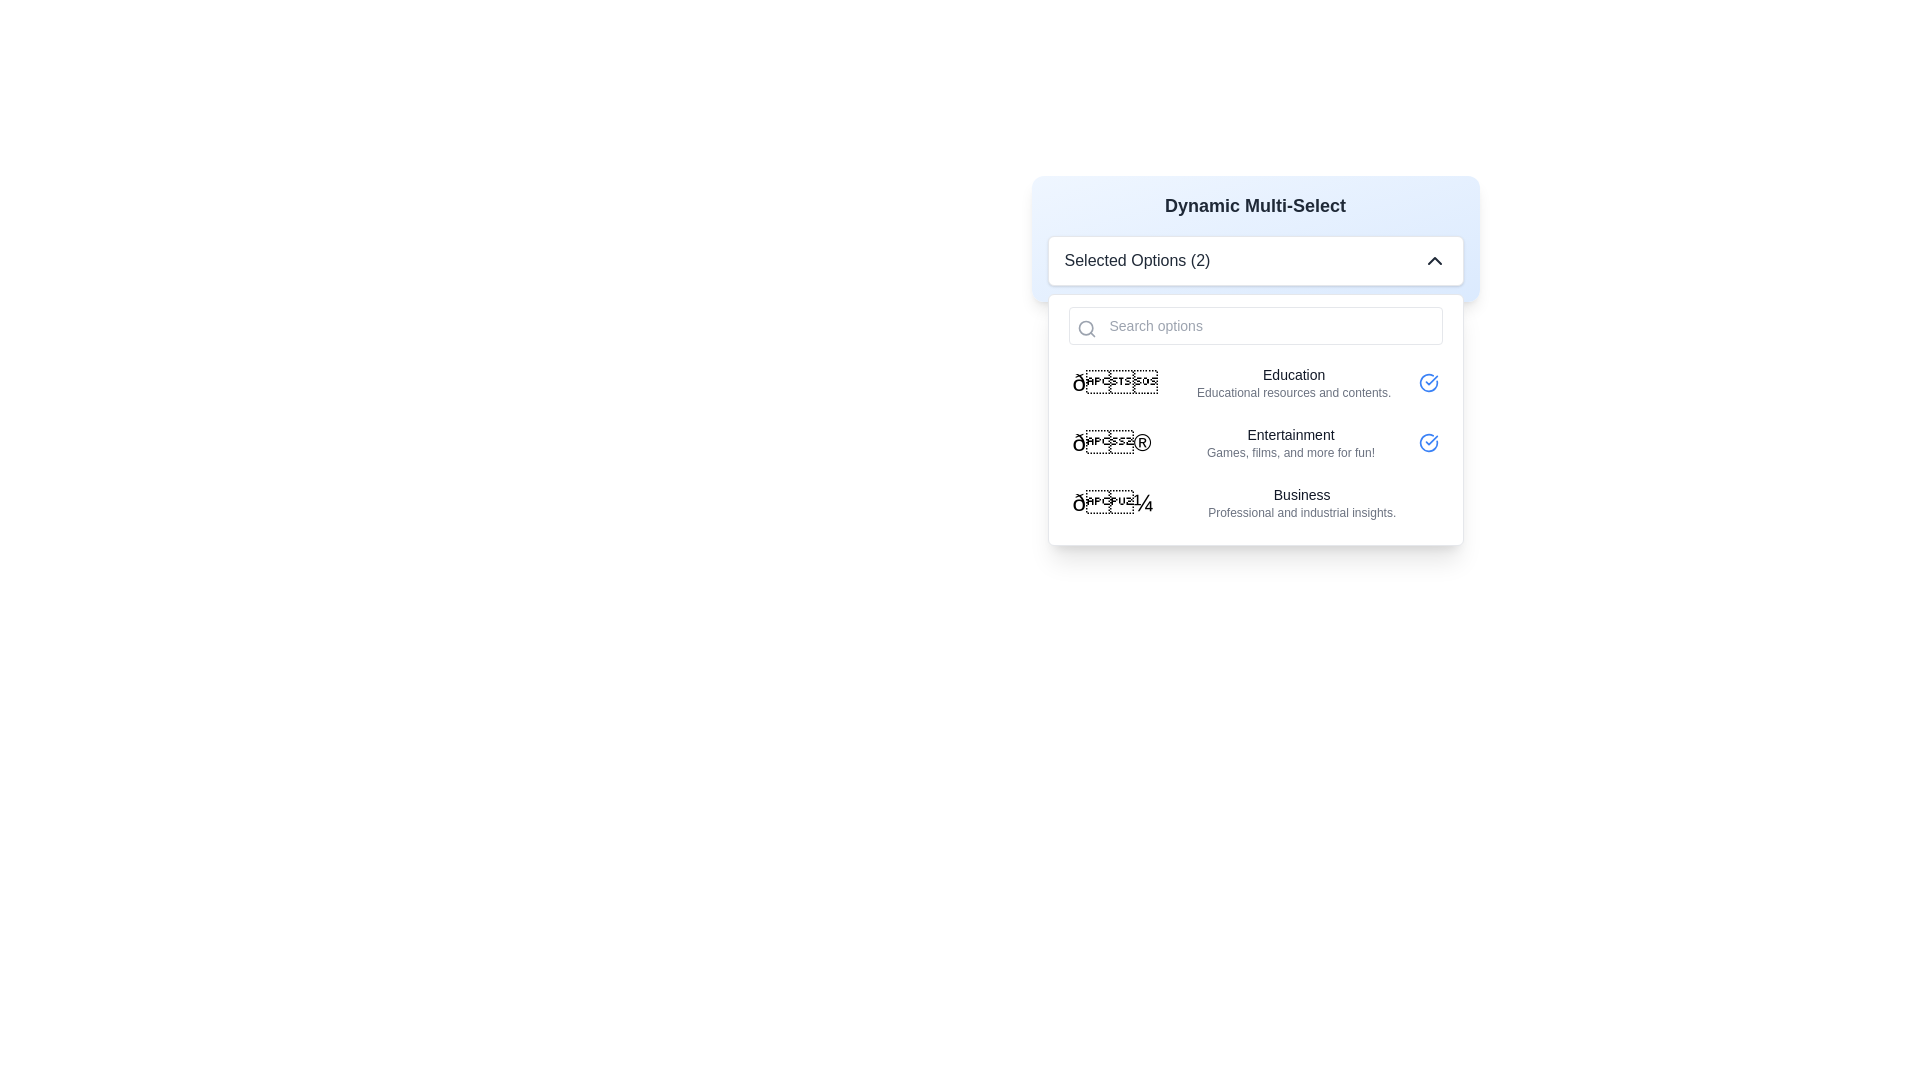 This screenshot has width=1920, height=1080. Describe the element at coordinates (1294, 393) in the screenshot. I see `text content of the descriptive Text label located directly below the 'Education' heading in the options box` at that location.